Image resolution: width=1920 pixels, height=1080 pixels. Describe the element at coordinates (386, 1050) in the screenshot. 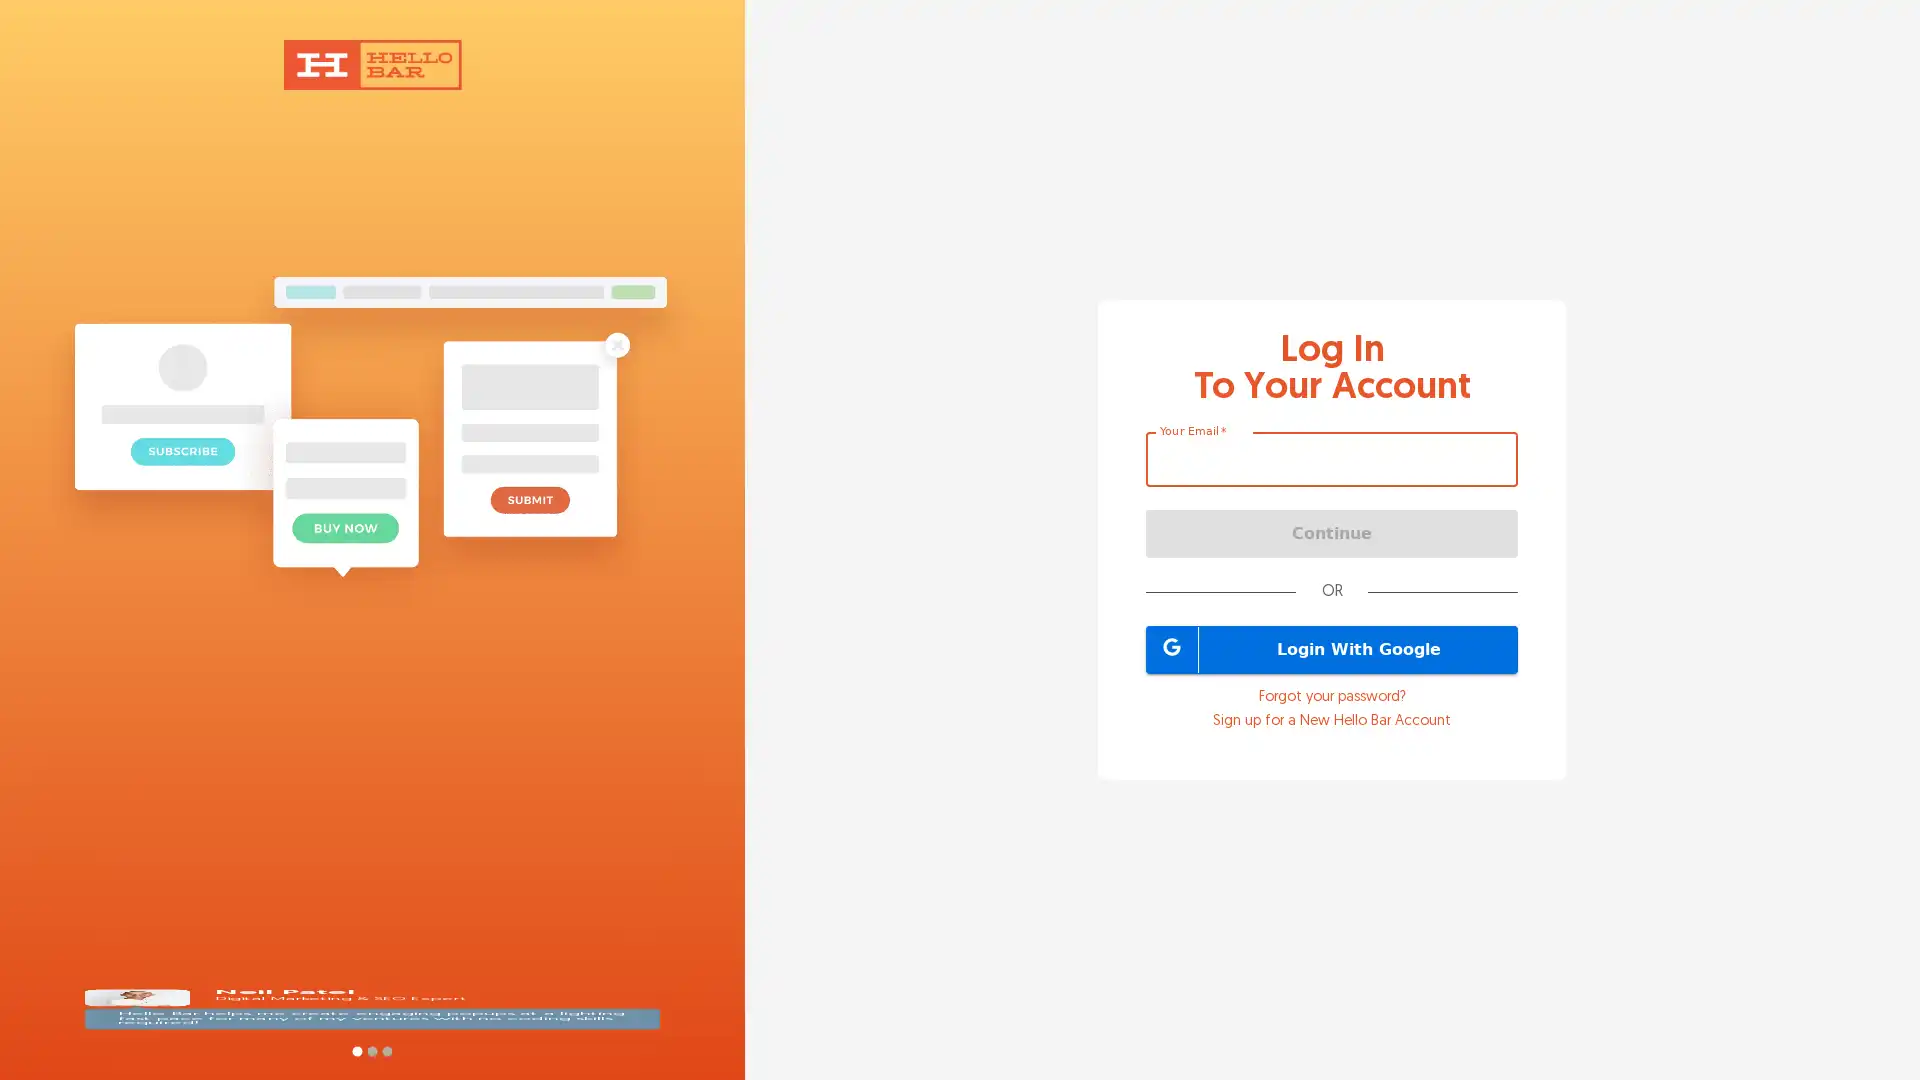

I see `carousel indicator 3` at that location.